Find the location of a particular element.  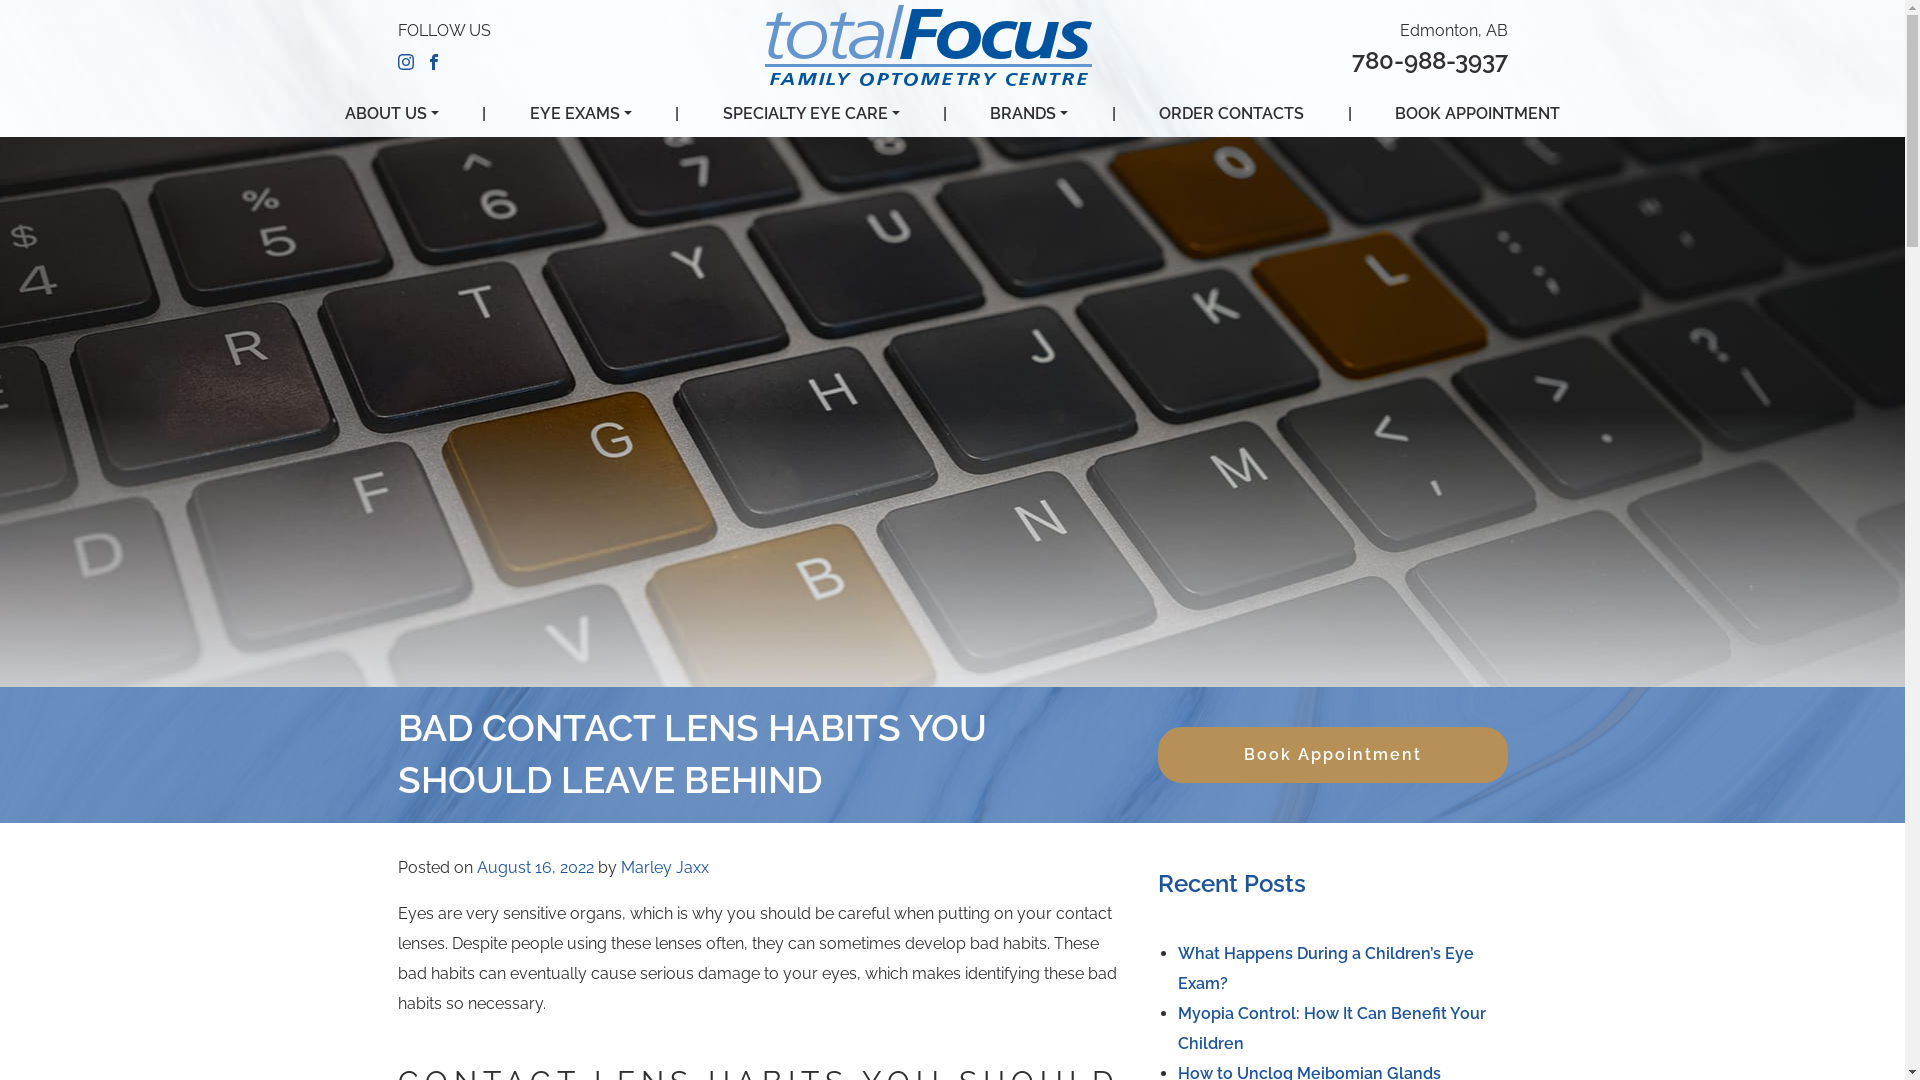

'780-988-3937' is located at coordinates (1429, 59).